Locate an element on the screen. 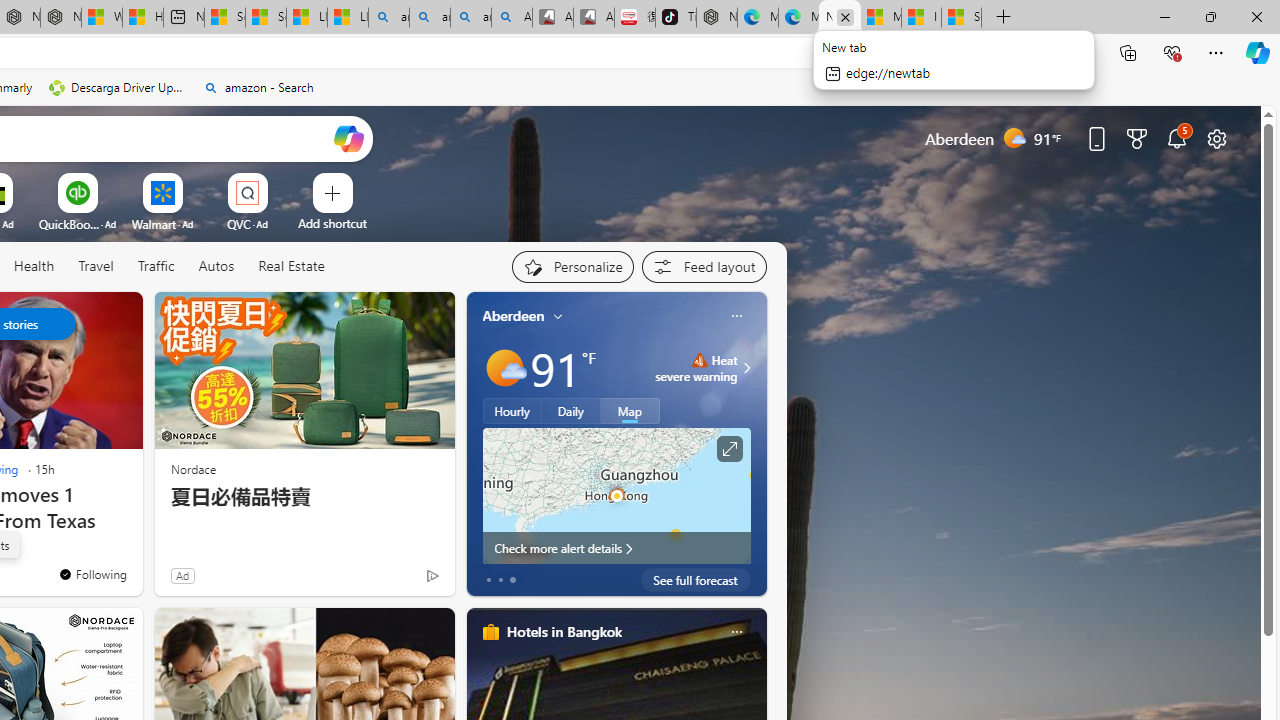 This screenshot has width=1280, height=720. 'Amazon Echo Robot - Search Images' is located at coordinates (512, 17).